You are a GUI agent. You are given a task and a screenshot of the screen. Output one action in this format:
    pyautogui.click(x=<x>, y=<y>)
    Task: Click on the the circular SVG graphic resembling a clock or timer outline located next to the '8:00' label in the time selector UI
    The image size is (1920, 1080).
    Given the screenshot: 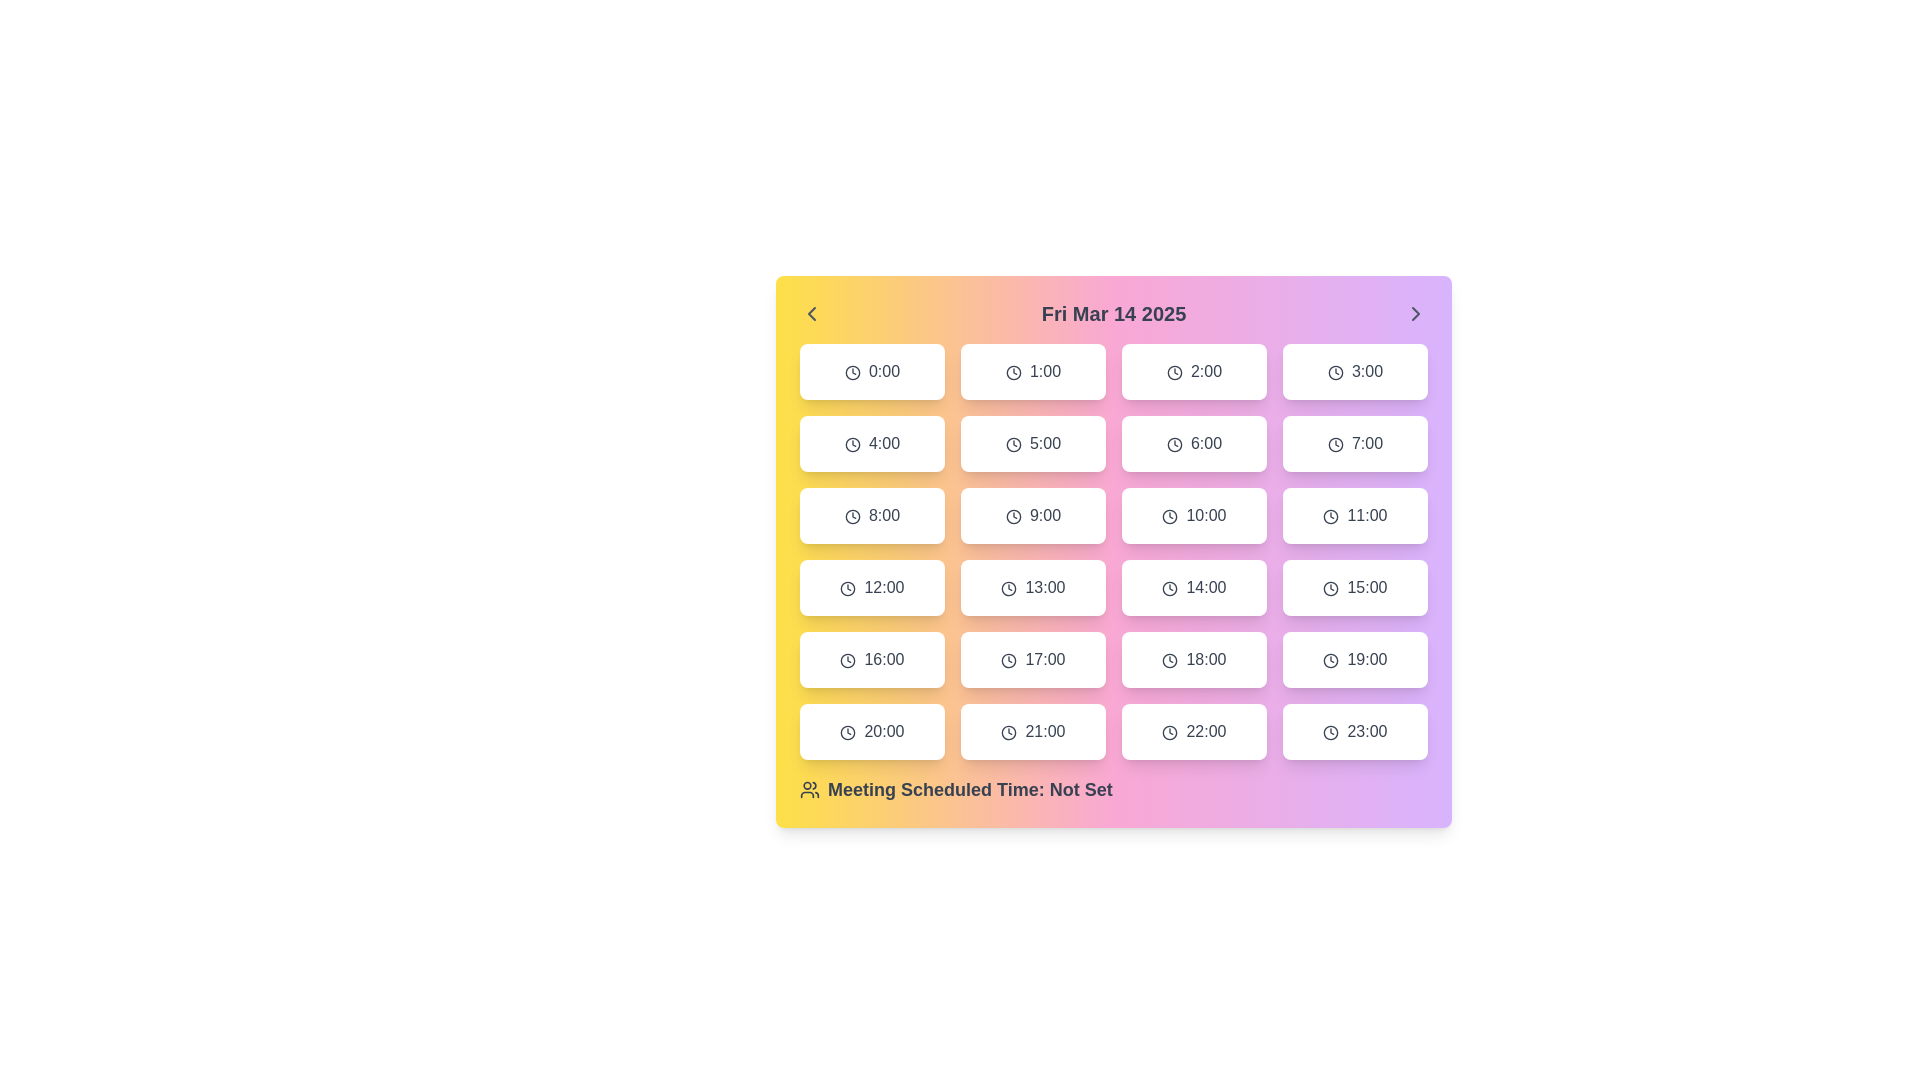 What is the action you would take?
    pyautogui.click(x=852, y=515)
    